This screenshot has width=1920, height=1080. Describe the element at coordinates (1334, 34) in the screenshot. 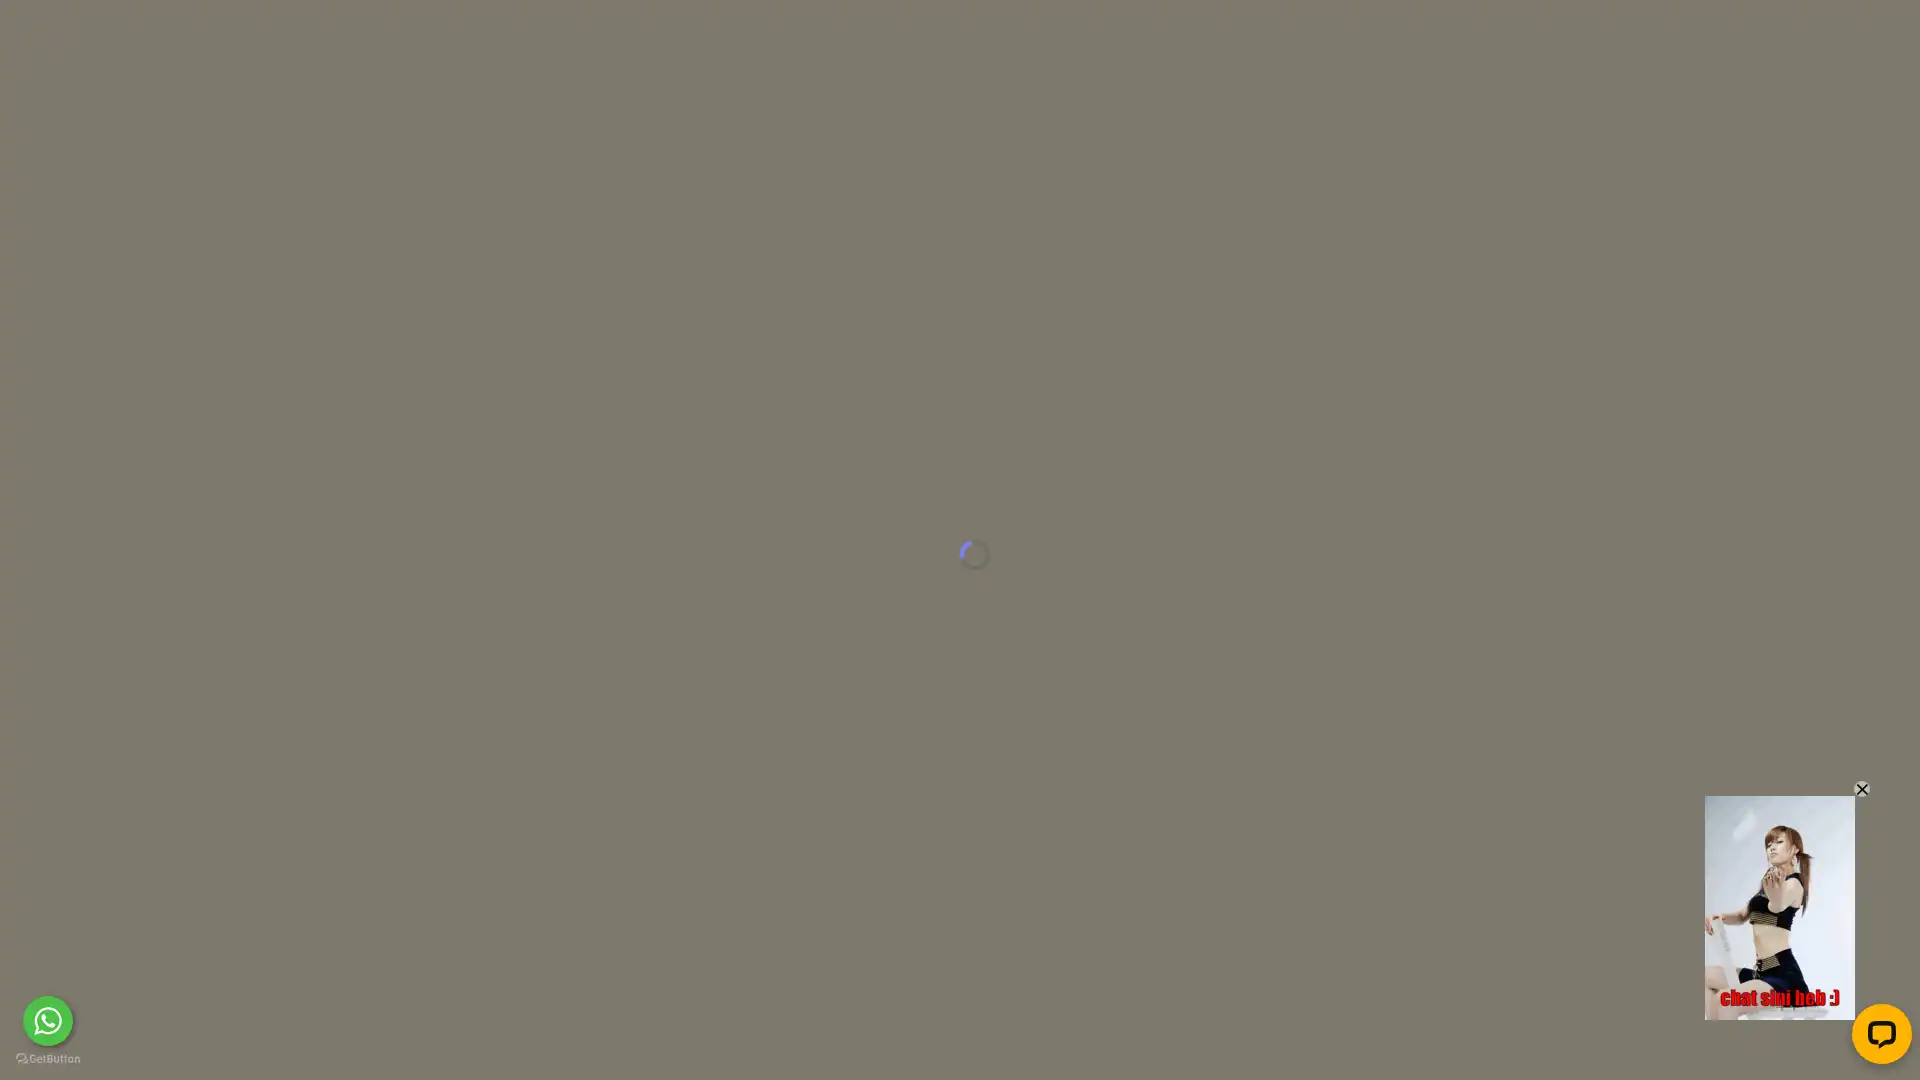

I see `LOGIN` at that location.